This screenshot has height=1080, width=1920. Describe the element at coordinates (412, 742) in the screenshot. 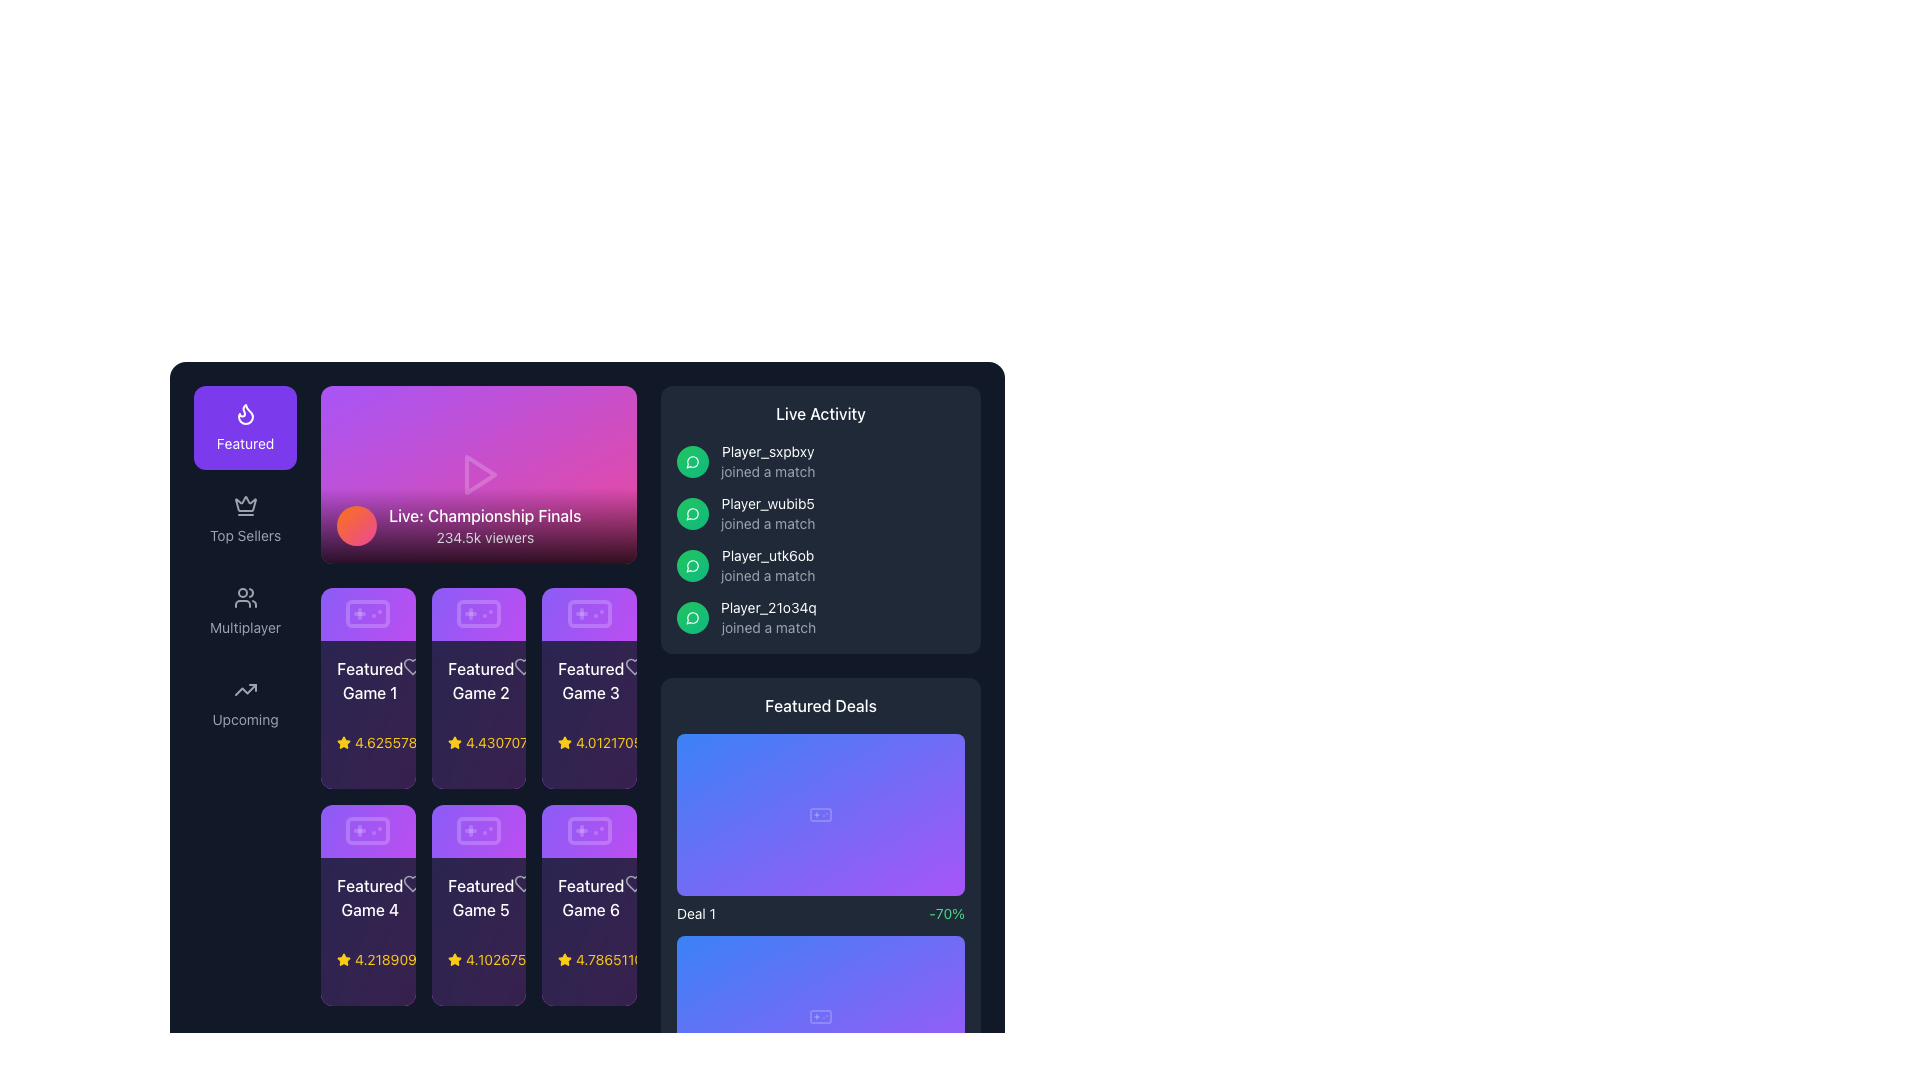

I see `the leftmost Rating Indicator located below the 'Featured Game 1' card in the 'Featured' section` at that location.